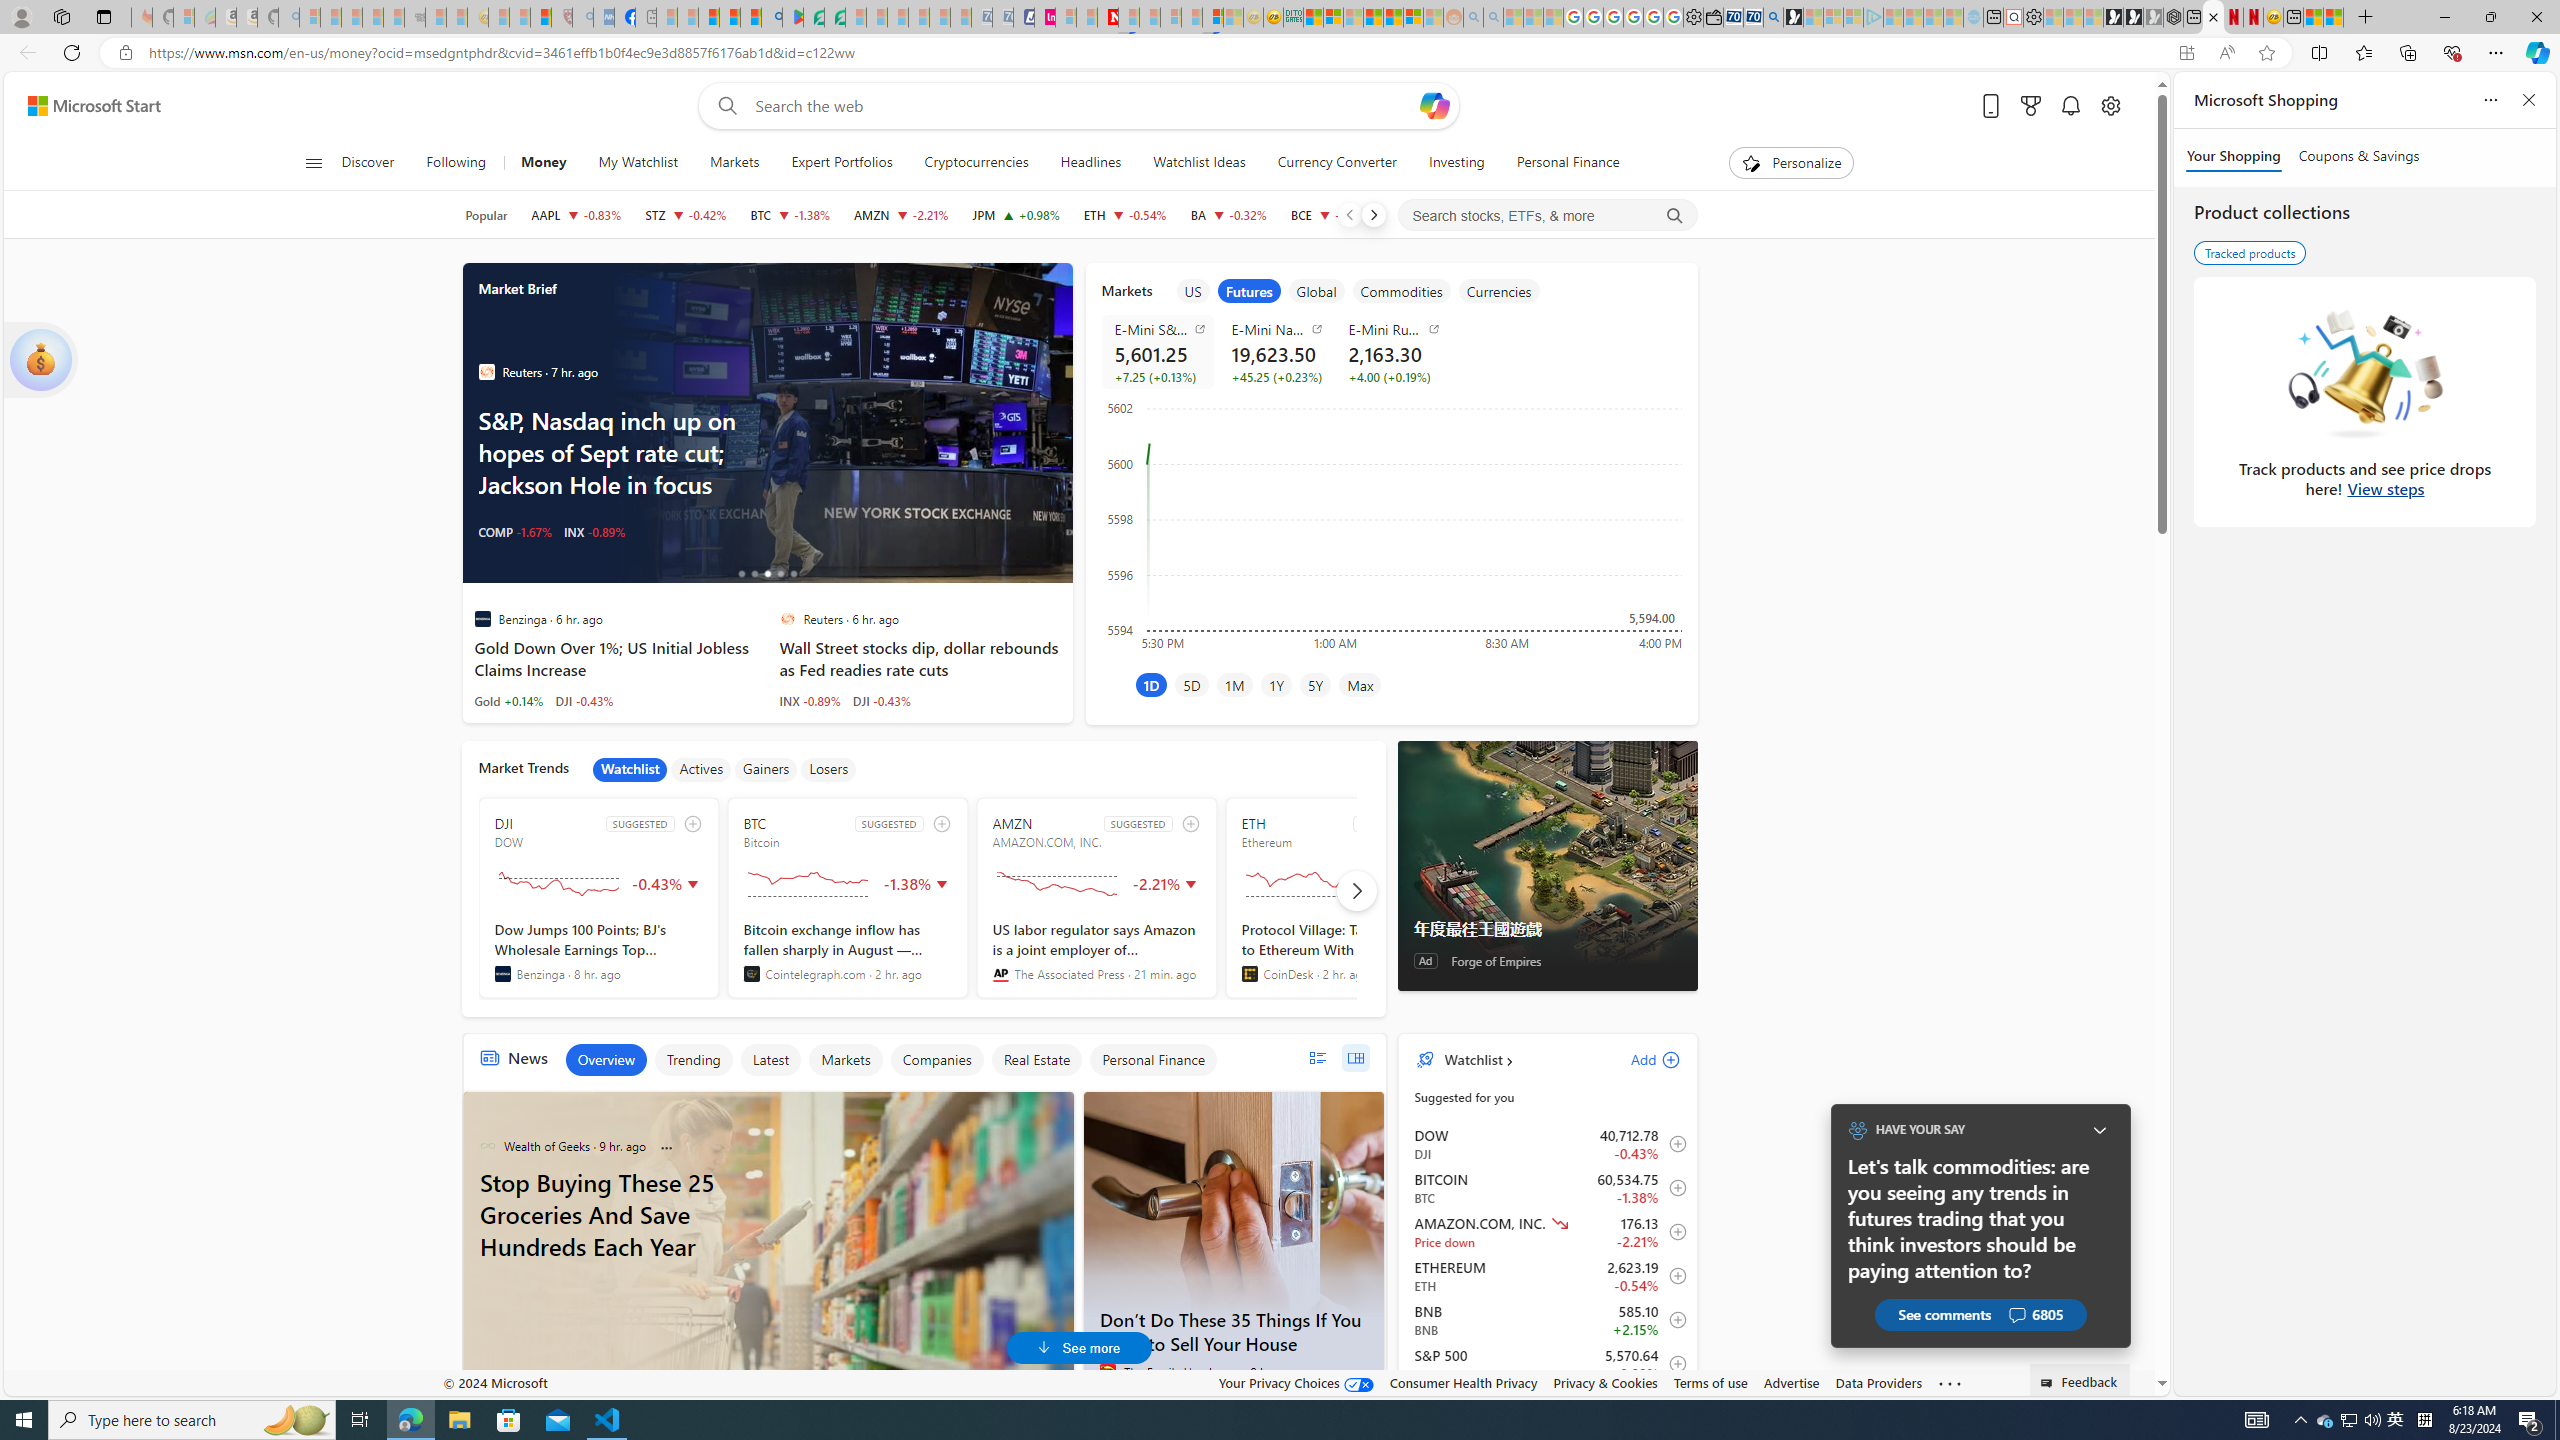 The image size is (2560, 1440). What do you see at coordinates (1390, 524) in the screenshot?
I see `'Class: recharts-surface'` at bounding box center [1390, 524].